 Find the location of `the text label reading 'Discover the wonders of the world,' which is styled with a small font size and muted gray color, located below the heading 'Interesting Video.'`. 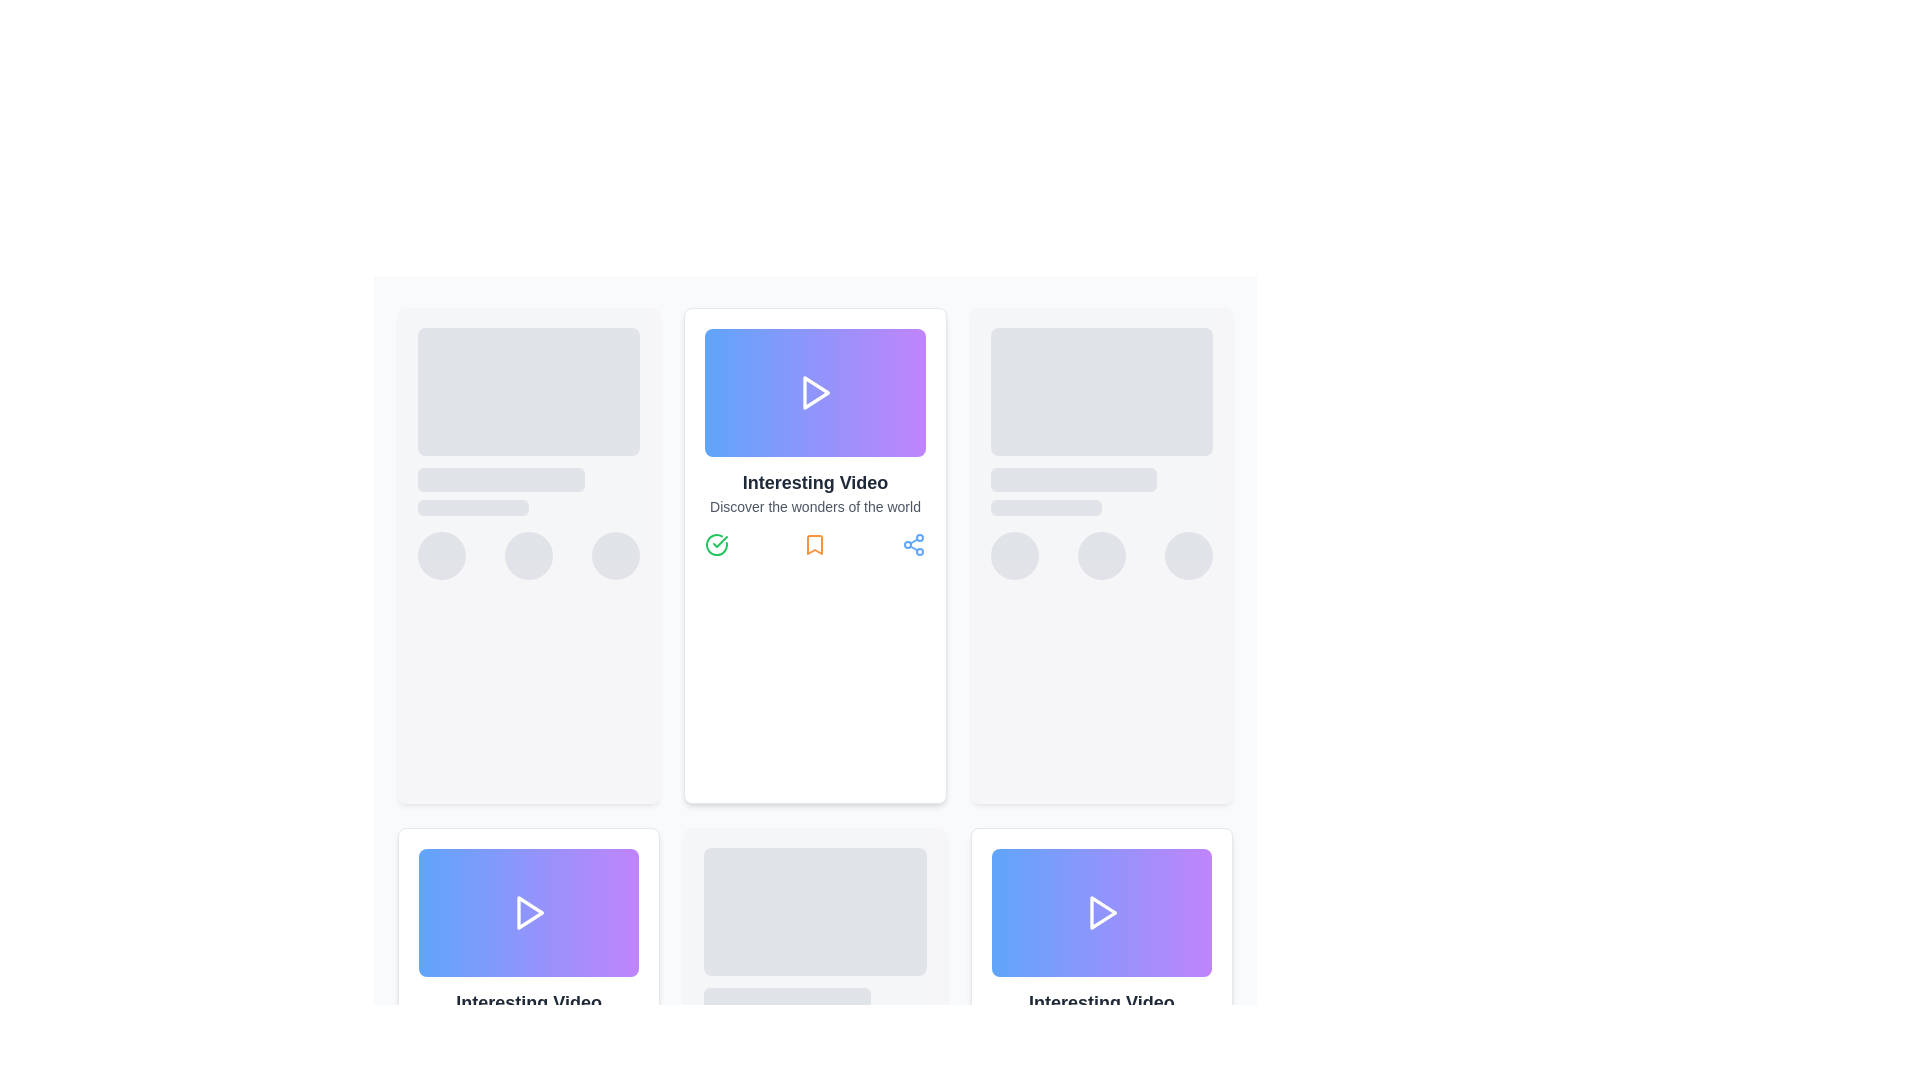

the text label reading 'Discover the wonders of the world,' which is styled with a small font size and muted gray color, located below the heading 'Interesting Video.' is located at coordinates (815, 505).